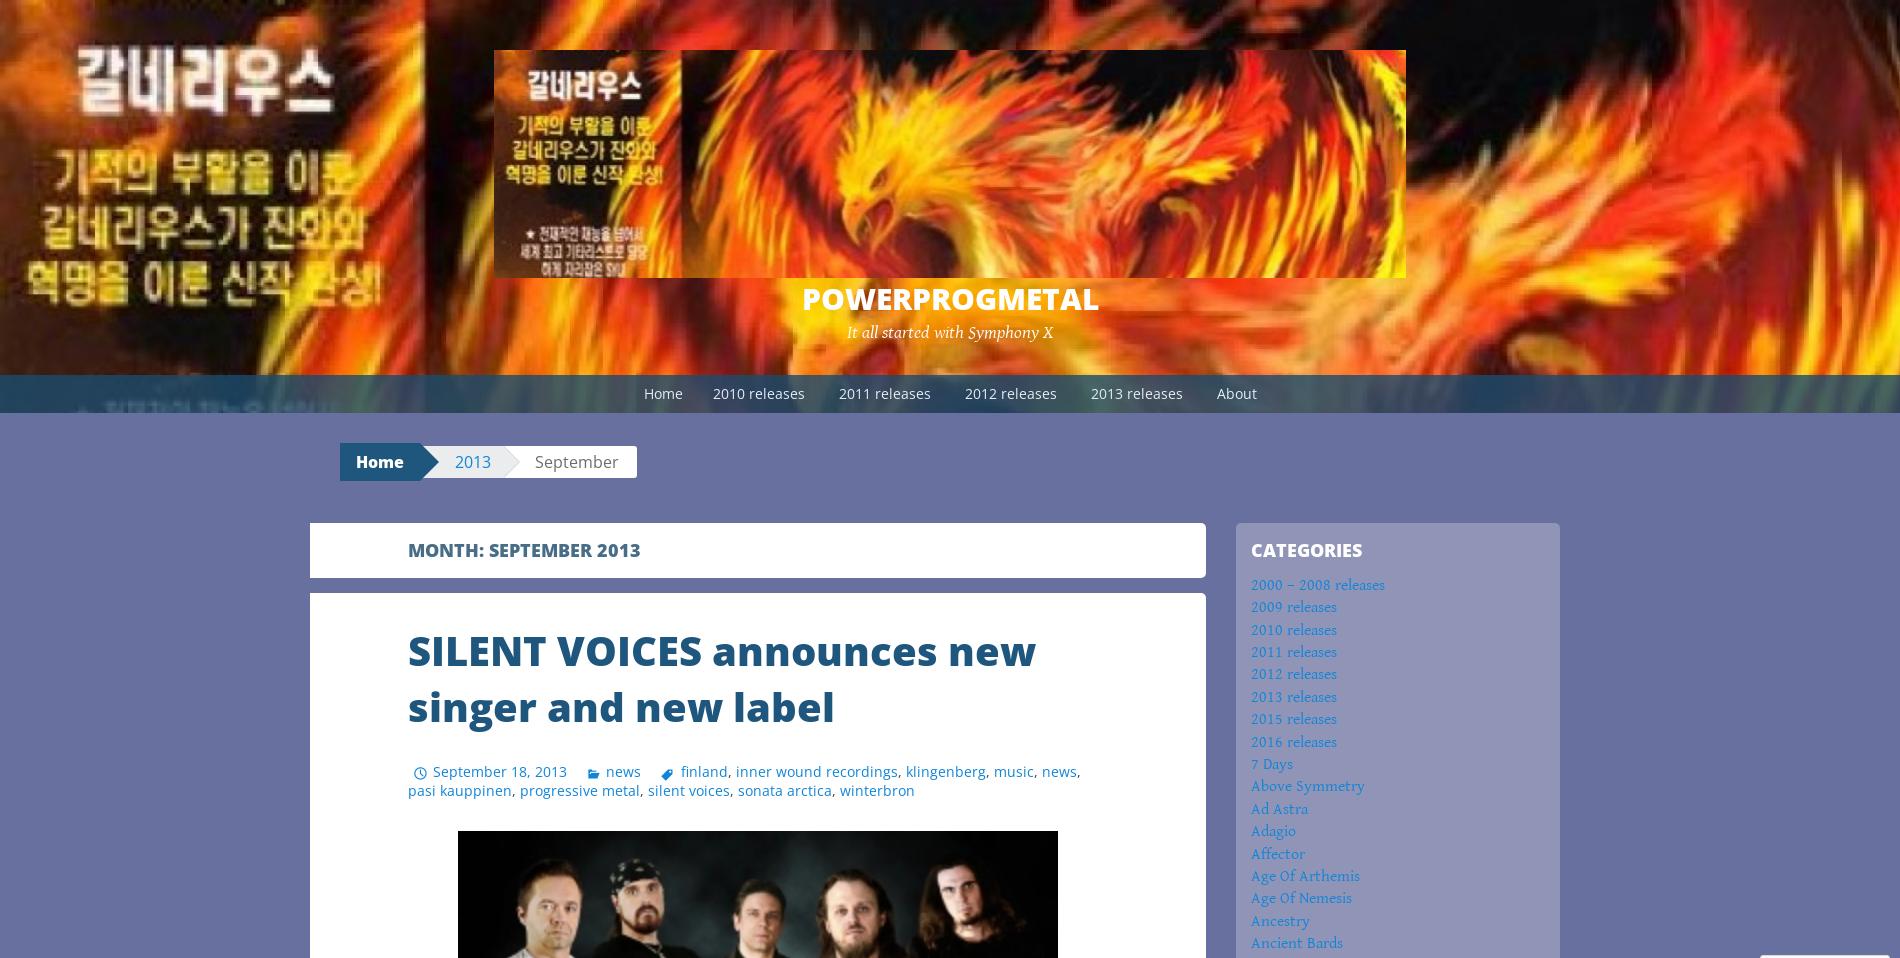  What do you see at coordinates (1317, 584) in the screenshot?
I see `'2000 – 2008 releases'` at bounding box center [1317, 584].